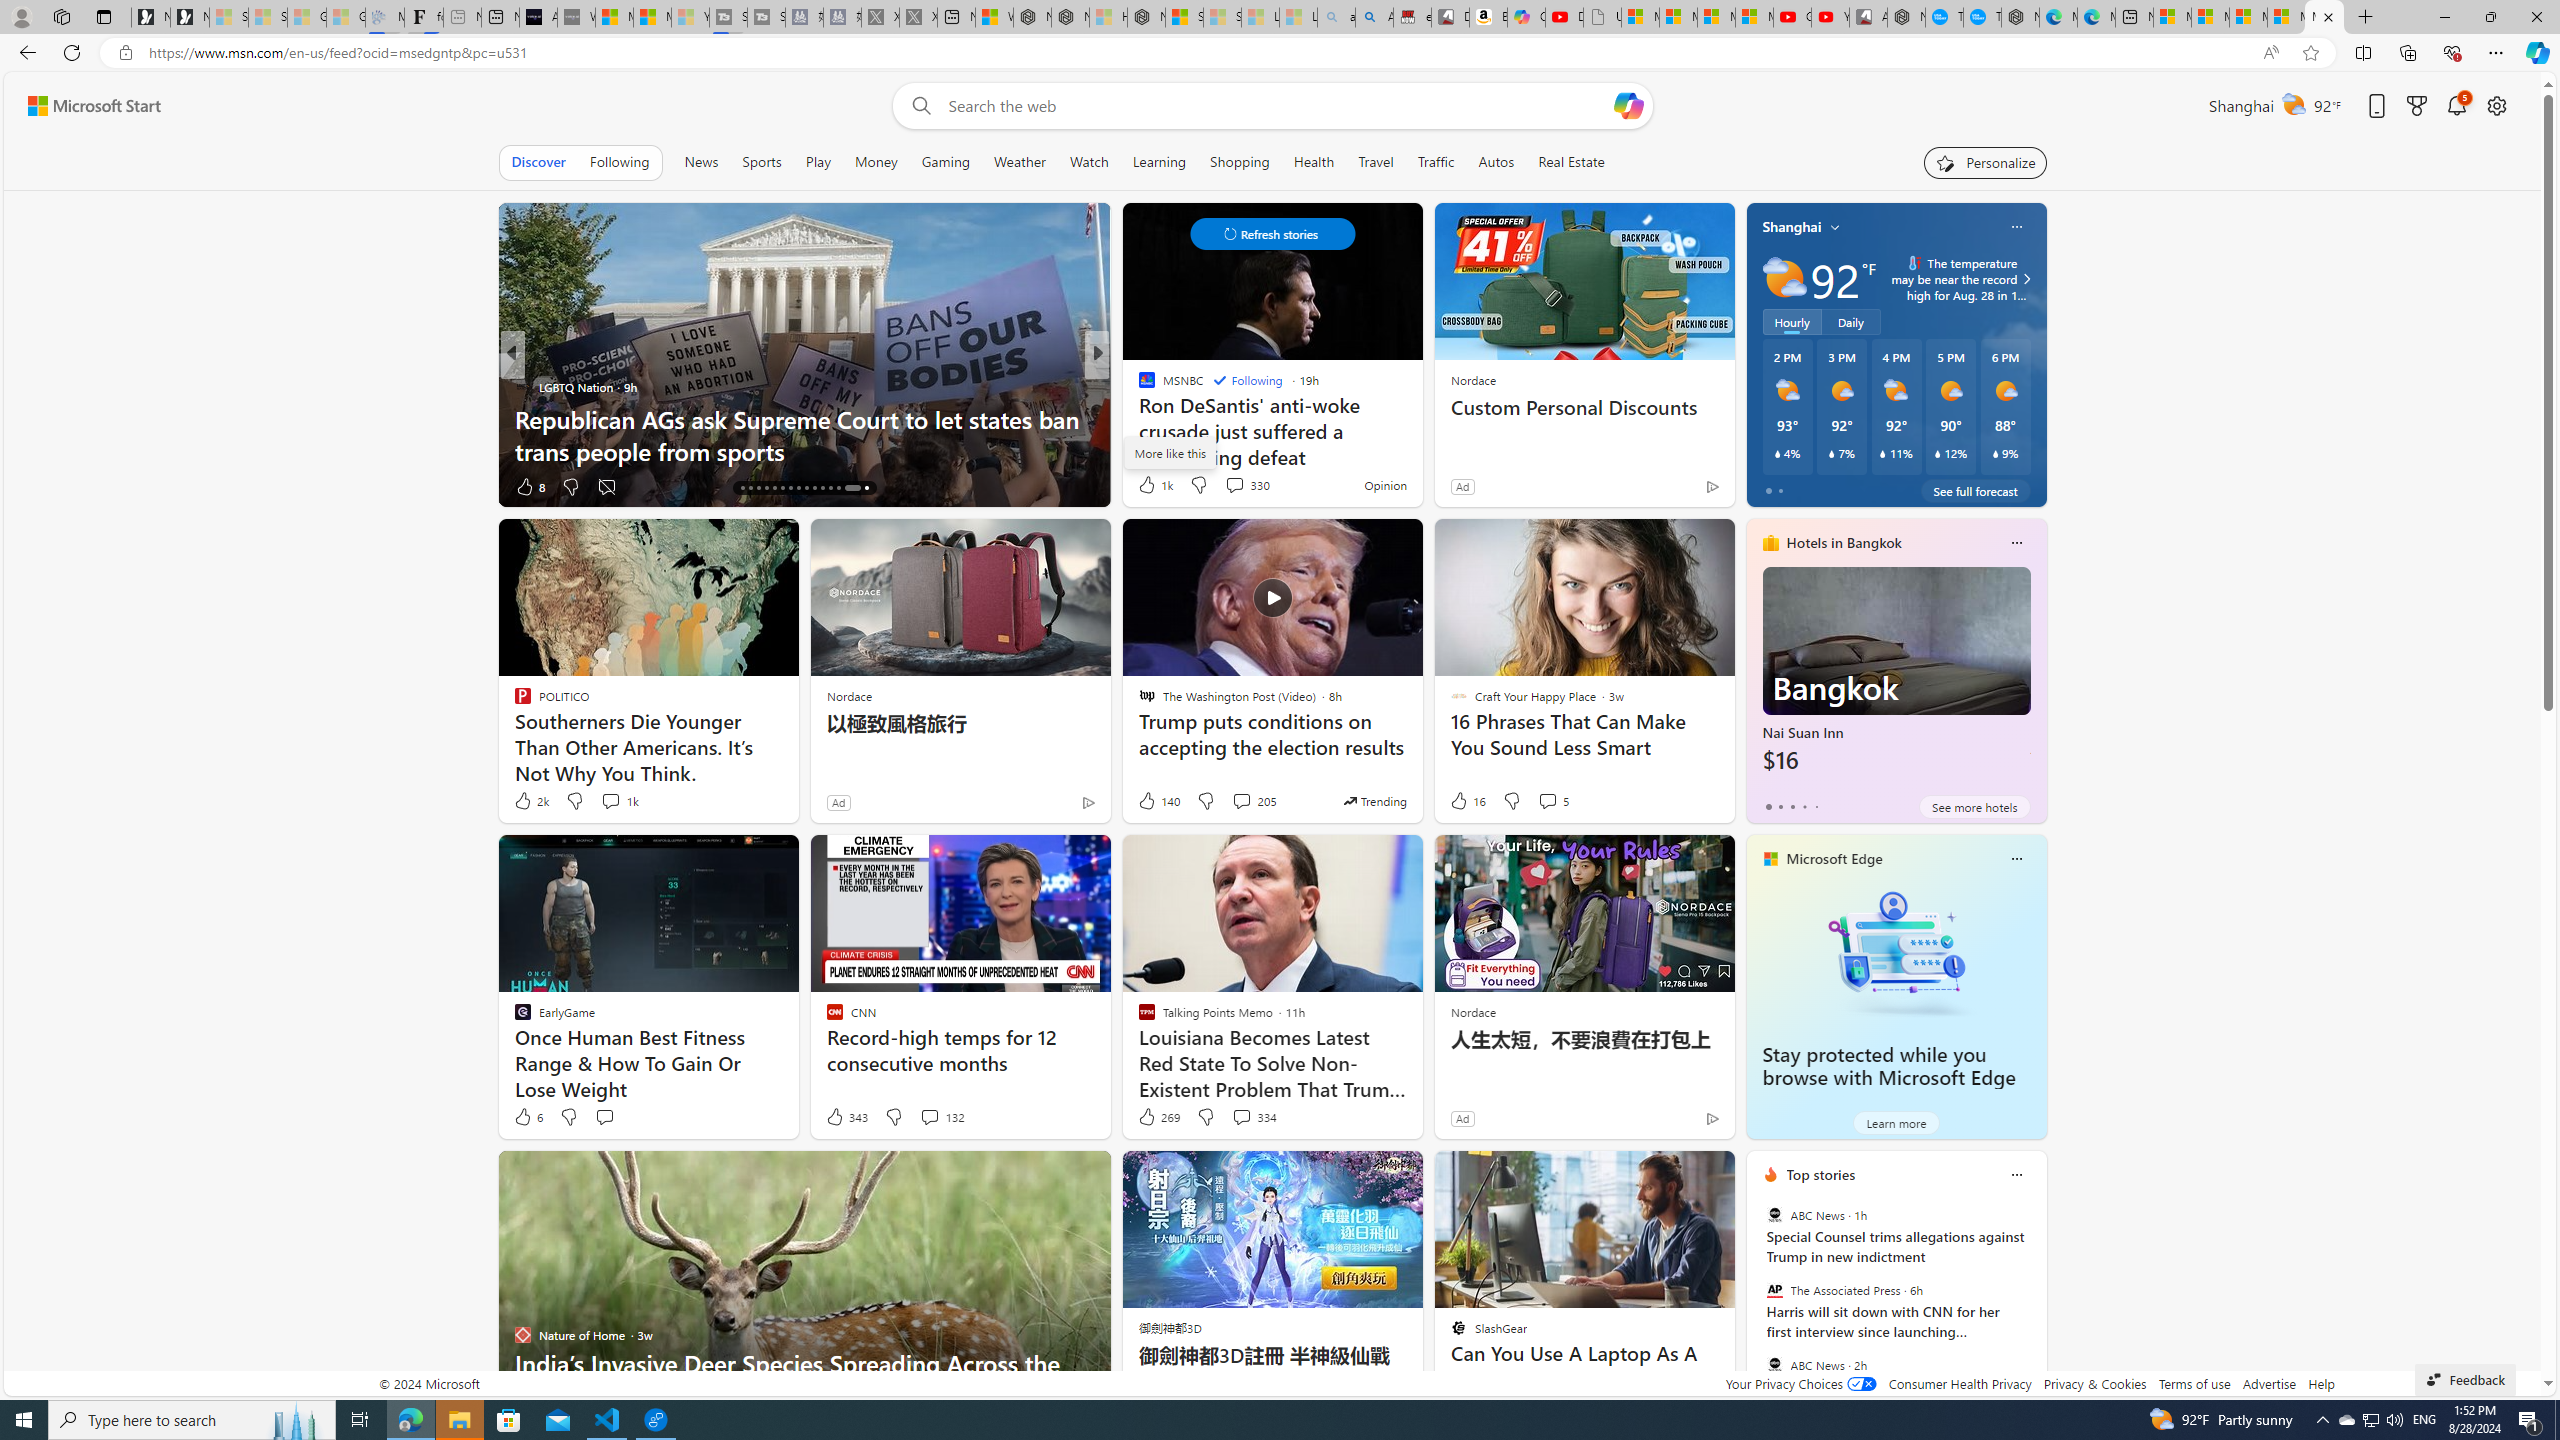  What do you see at coordinates (758, 487) in the screenshot?
I see `'AutomationID: tab-18'` at bounding box center [758, 487].